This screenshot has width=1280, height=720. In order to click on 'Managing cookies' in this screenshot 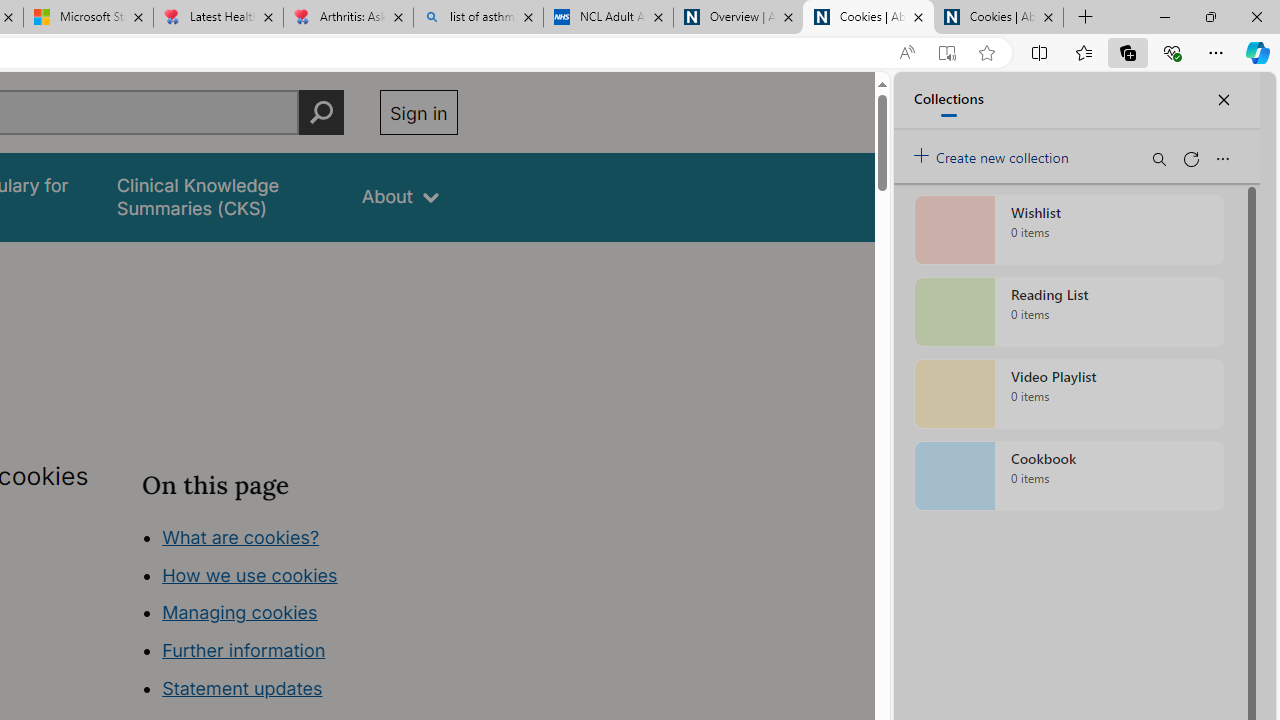, I will do `click(240, 612)`.